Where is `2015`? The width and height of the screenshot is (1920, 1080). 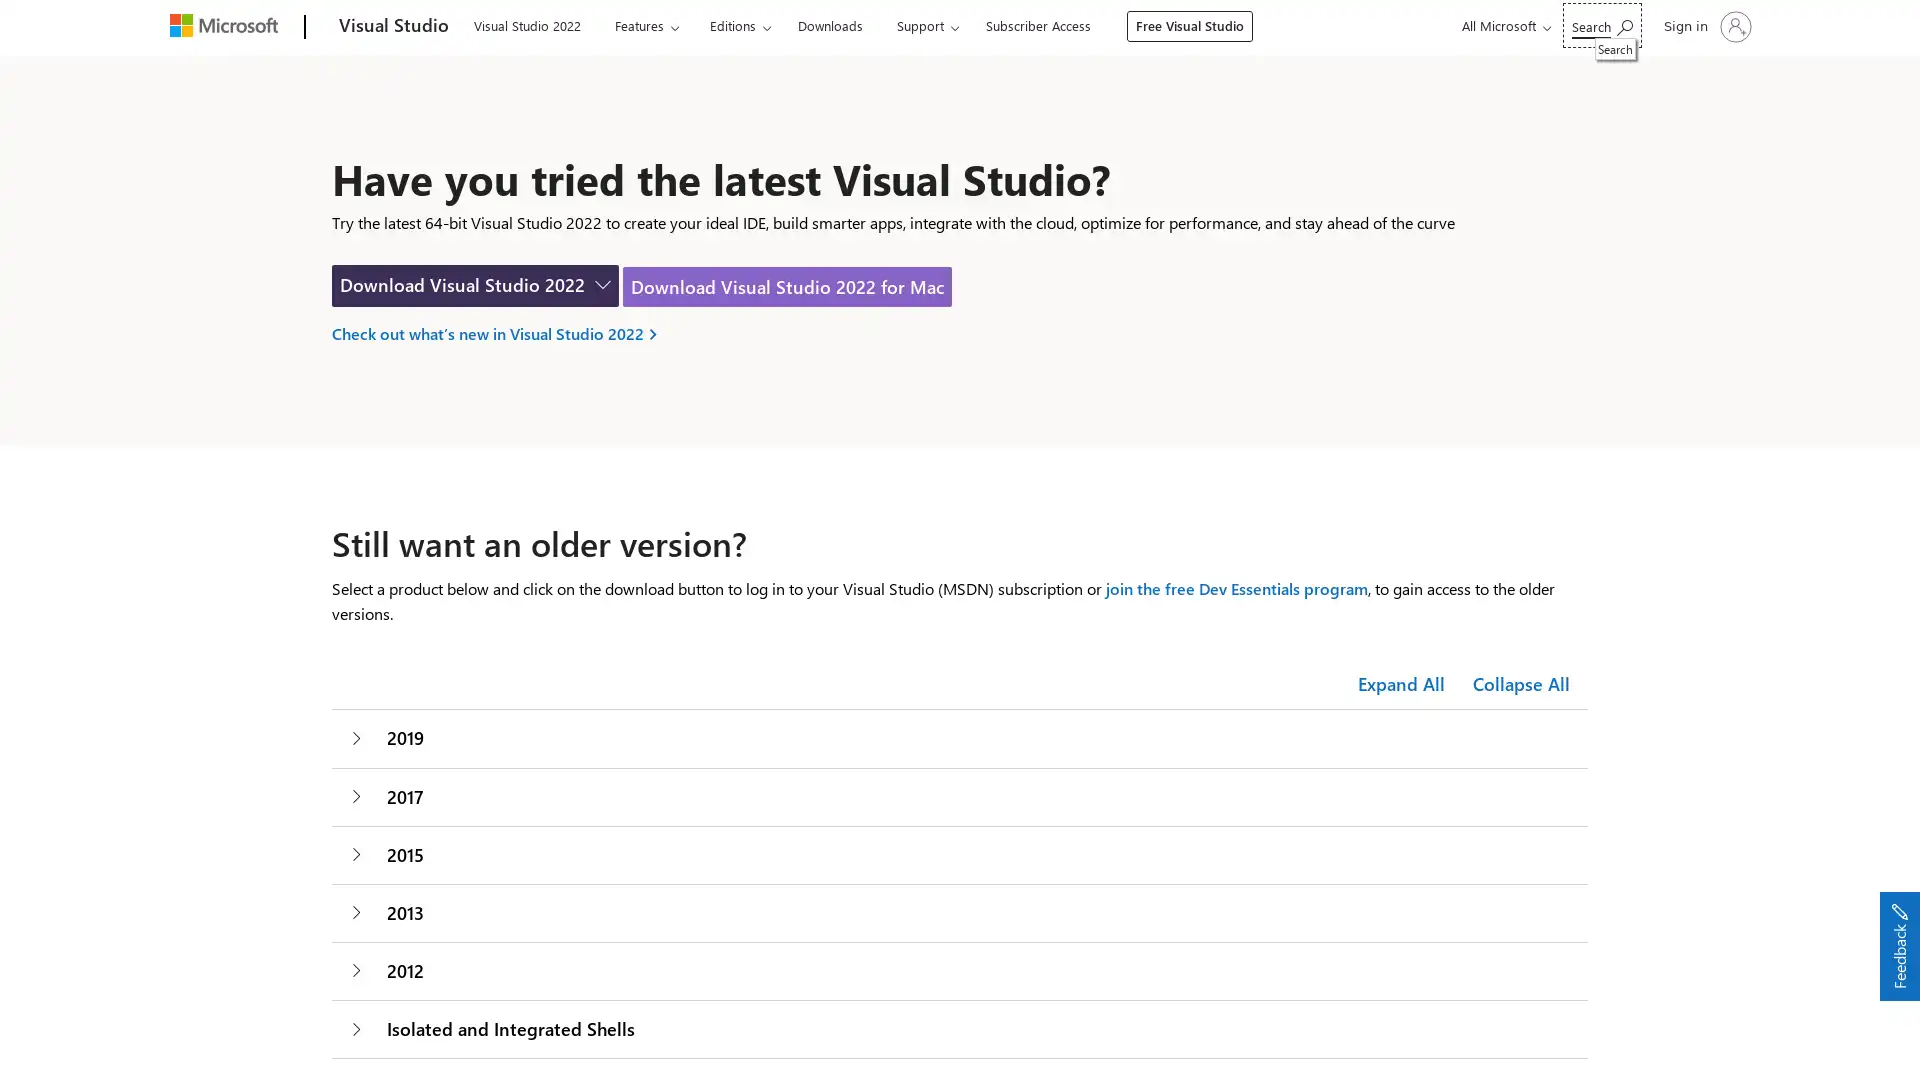
2015 is located at coordinates (960, 854).